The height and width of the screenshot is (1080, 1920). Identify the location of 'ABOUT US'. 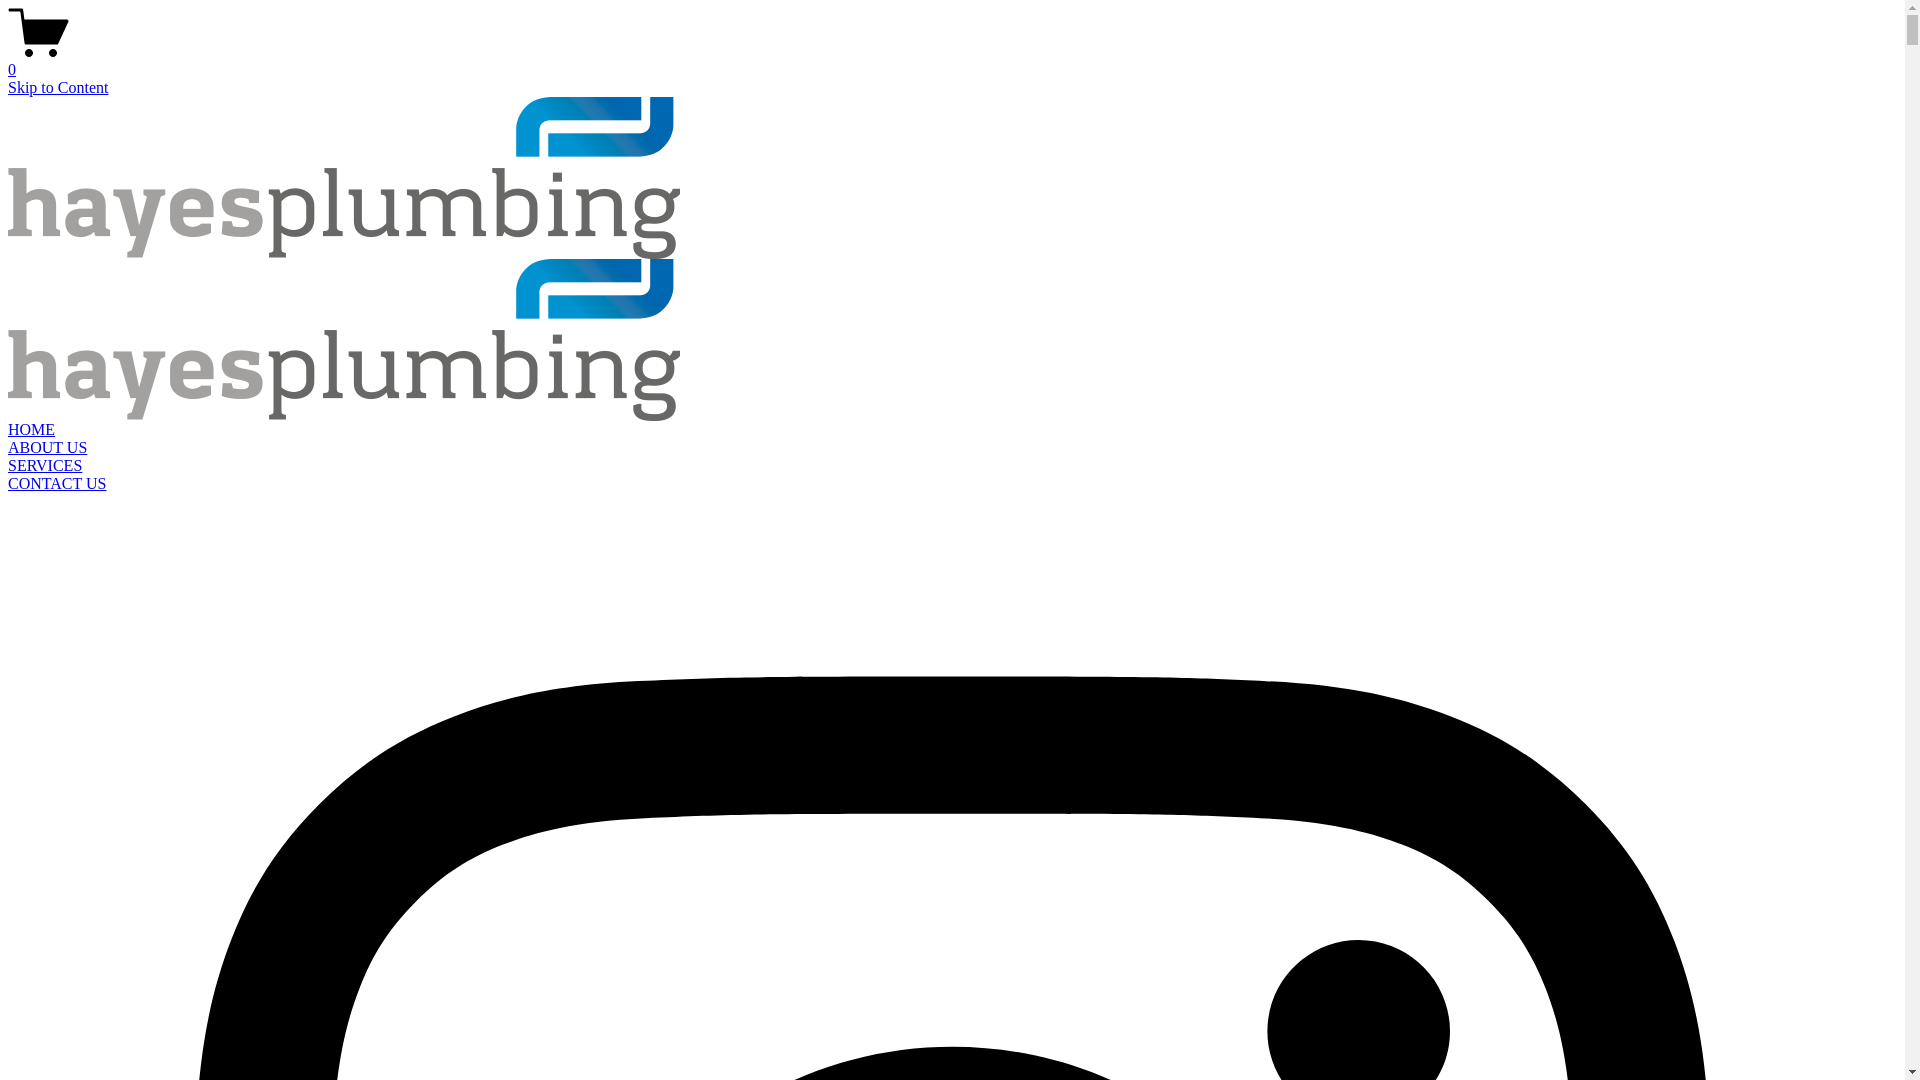
(47, 446).